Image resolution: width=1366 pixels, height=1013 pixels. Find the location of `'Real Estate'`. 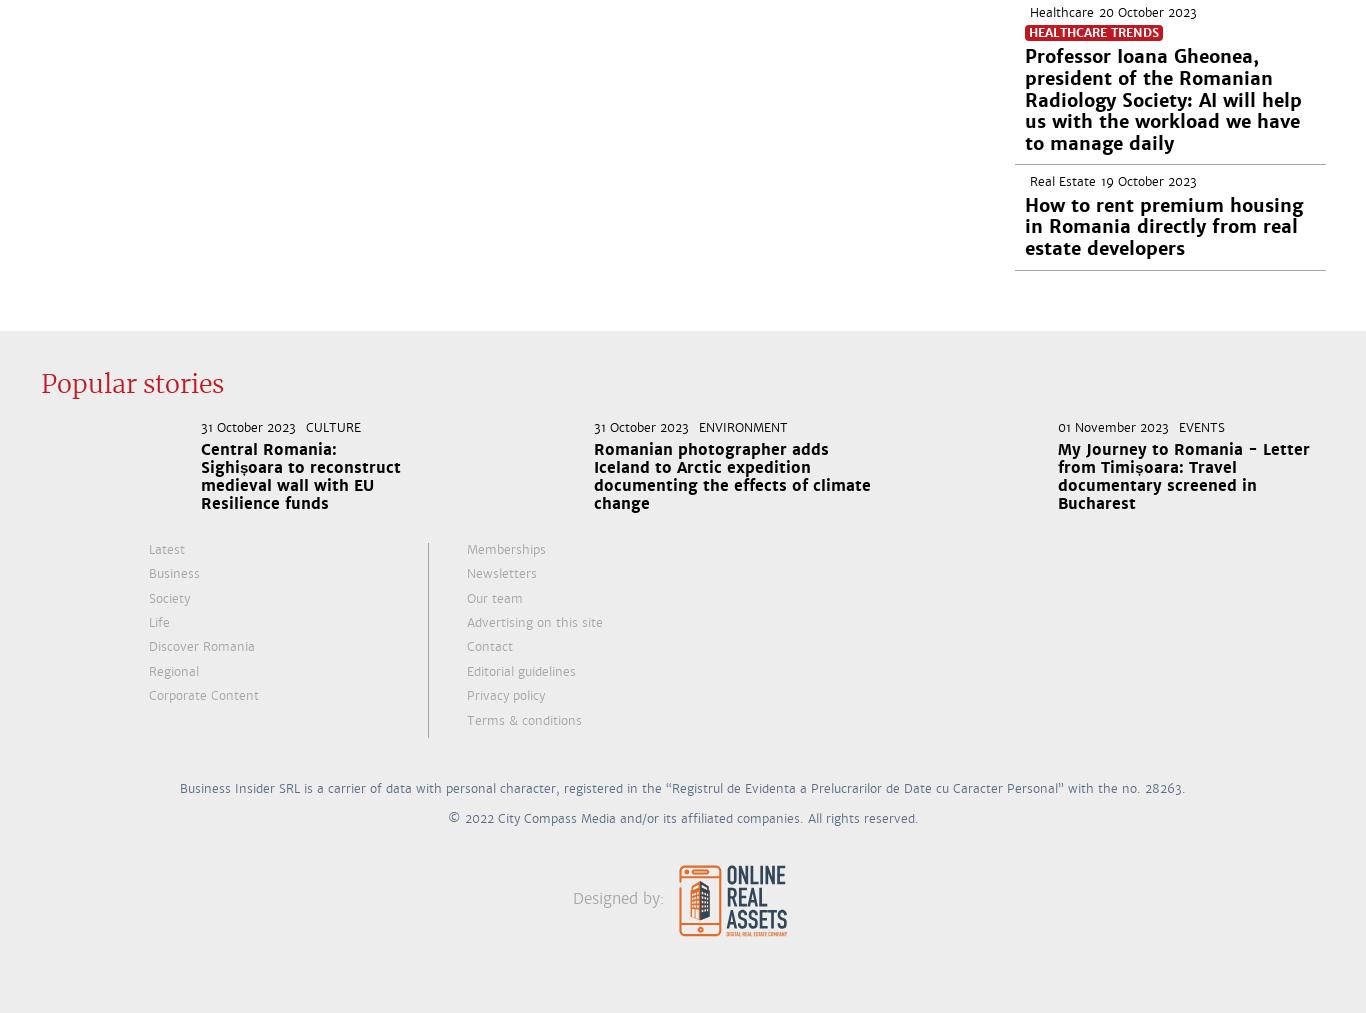

'Real Estate' is located at coordinates (1061, 182).